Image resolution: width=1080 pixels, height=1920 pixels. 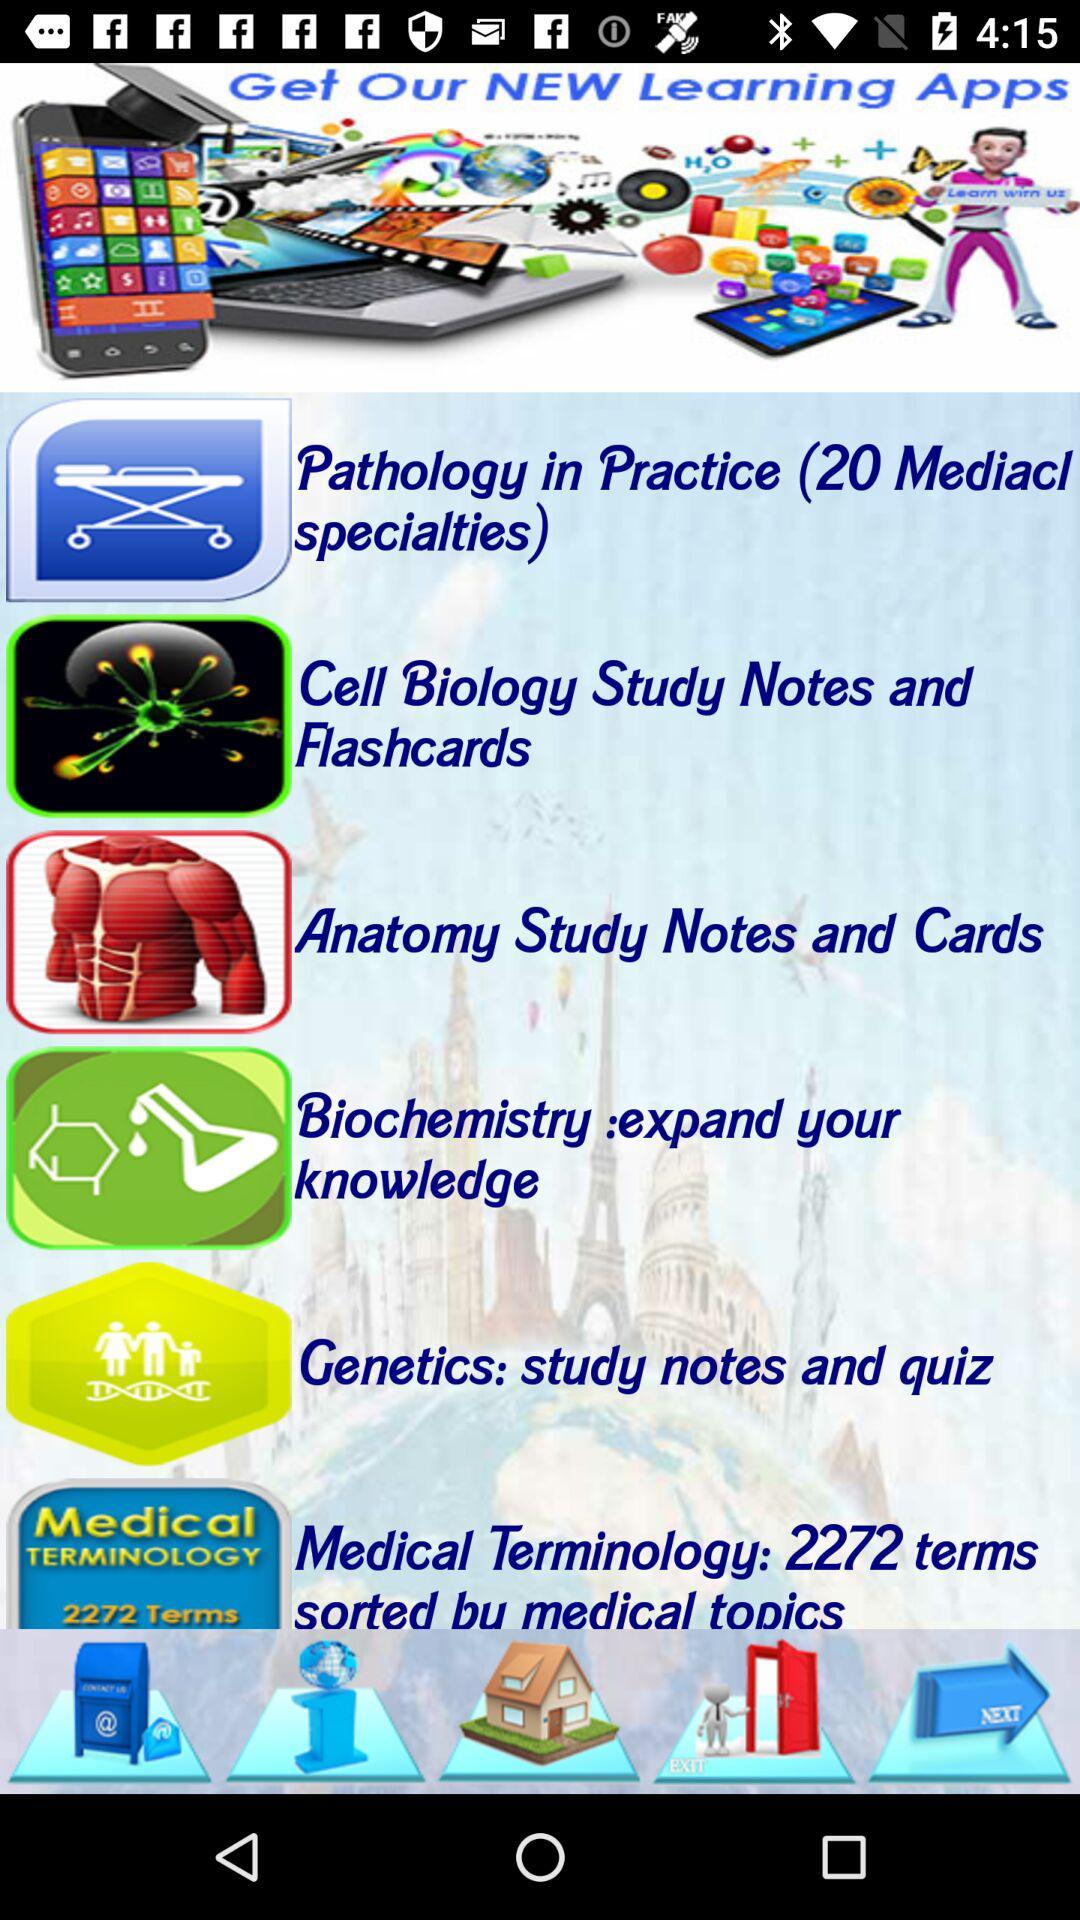 I want to click on information tab, so click(x=323, y=1710).